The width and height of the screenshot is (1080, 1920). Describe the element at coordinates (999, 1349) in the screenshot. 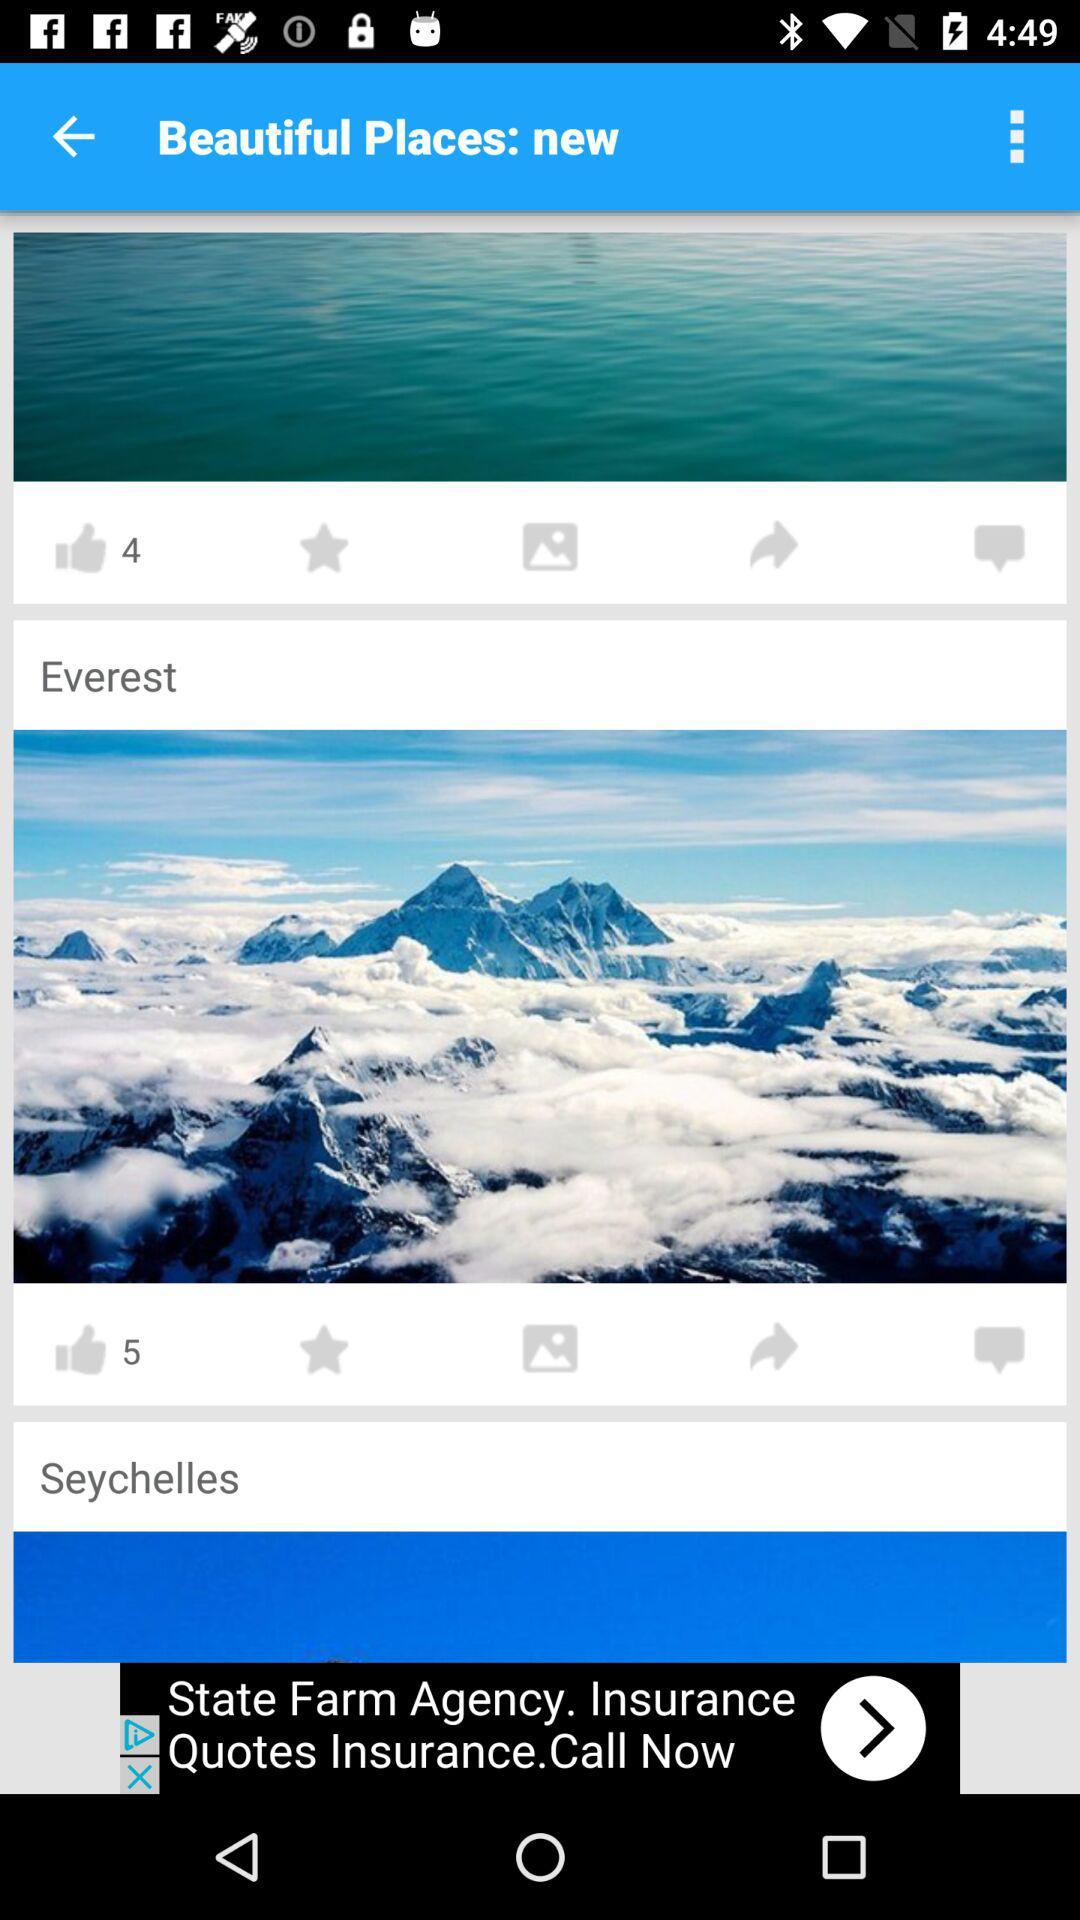

I see `message` at that location.